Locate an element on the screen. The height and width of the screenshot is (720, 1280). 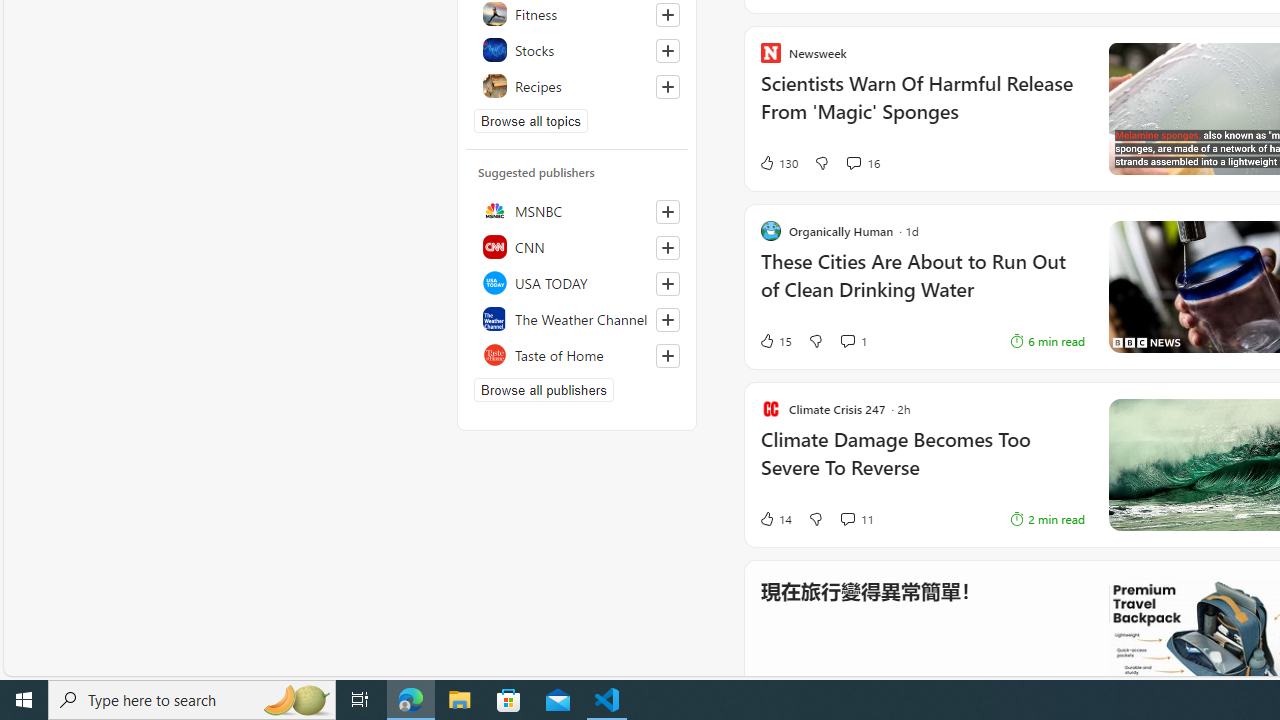
'Taste of Home' is located at coordinates (576, 353).